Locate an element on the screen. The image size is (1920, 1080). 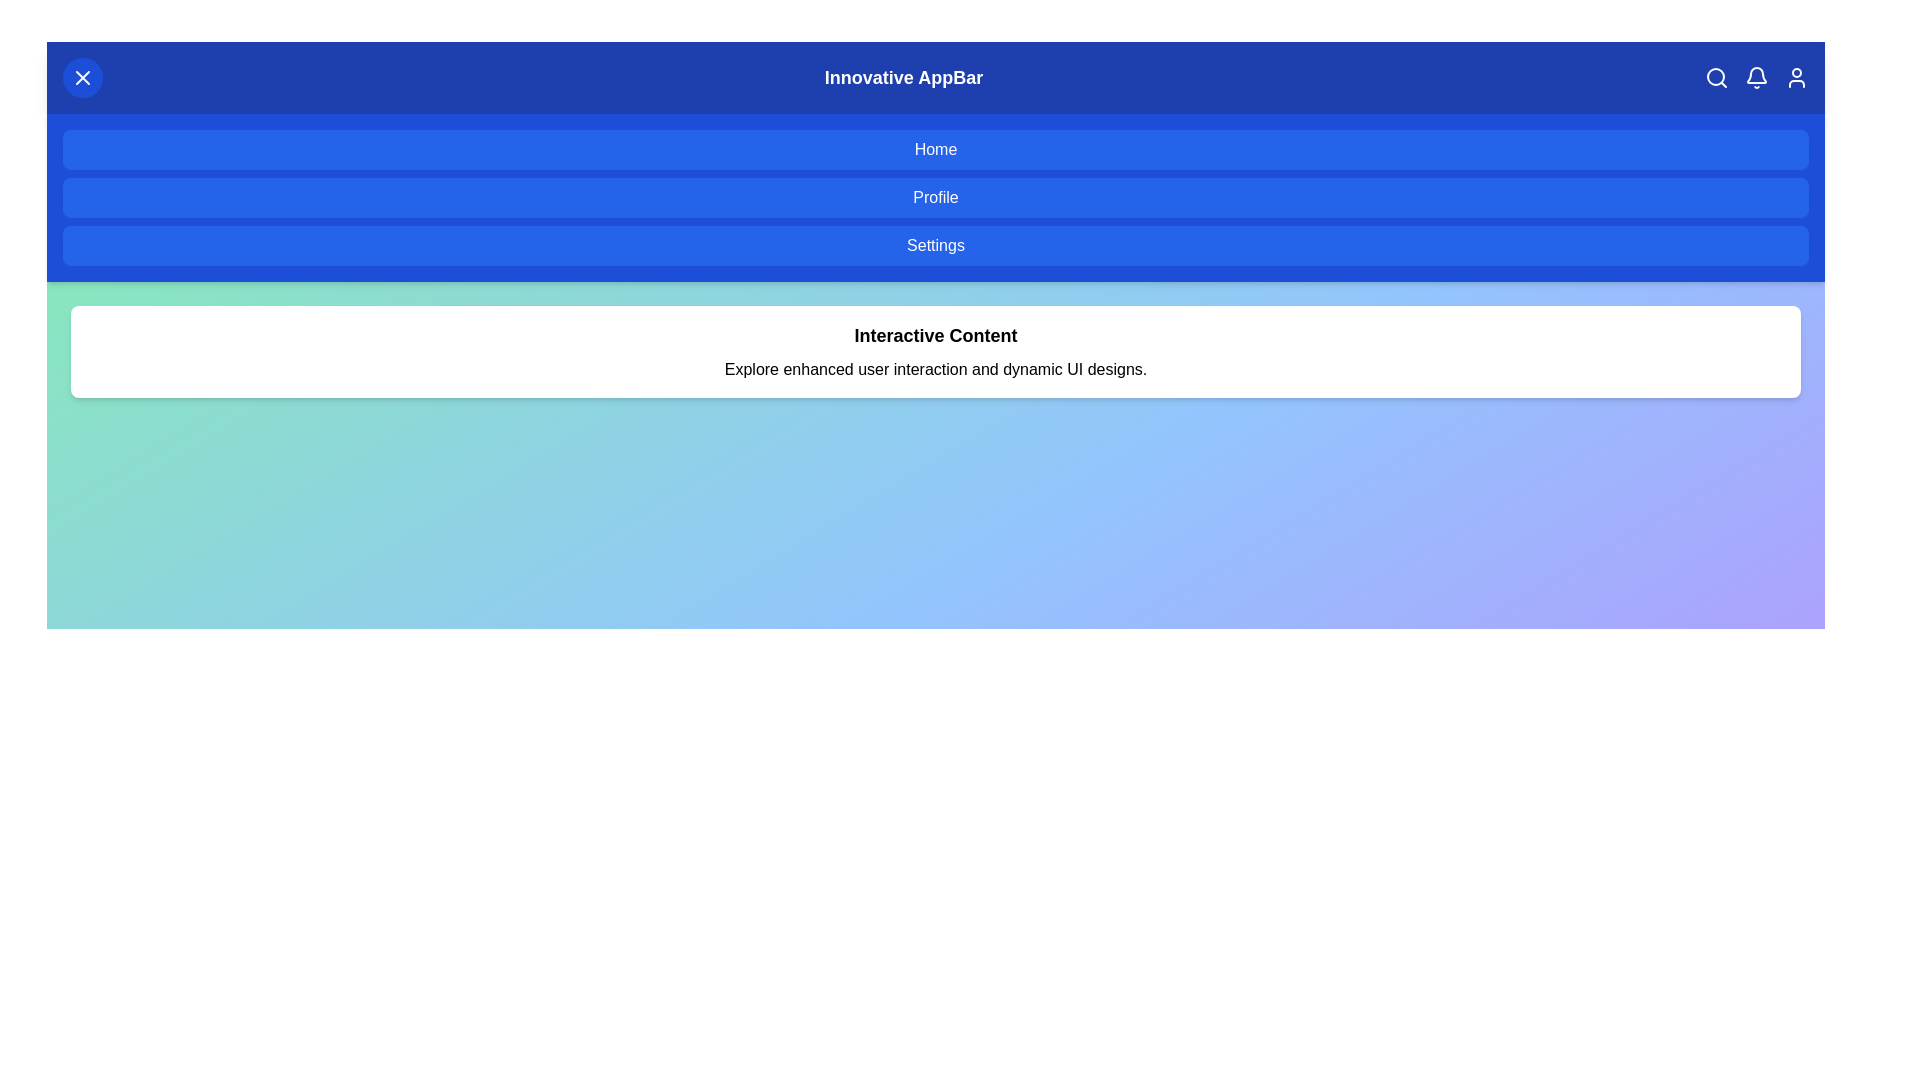
the navigation item Home to navigate to the respective section is located at coordinates (935, 149).